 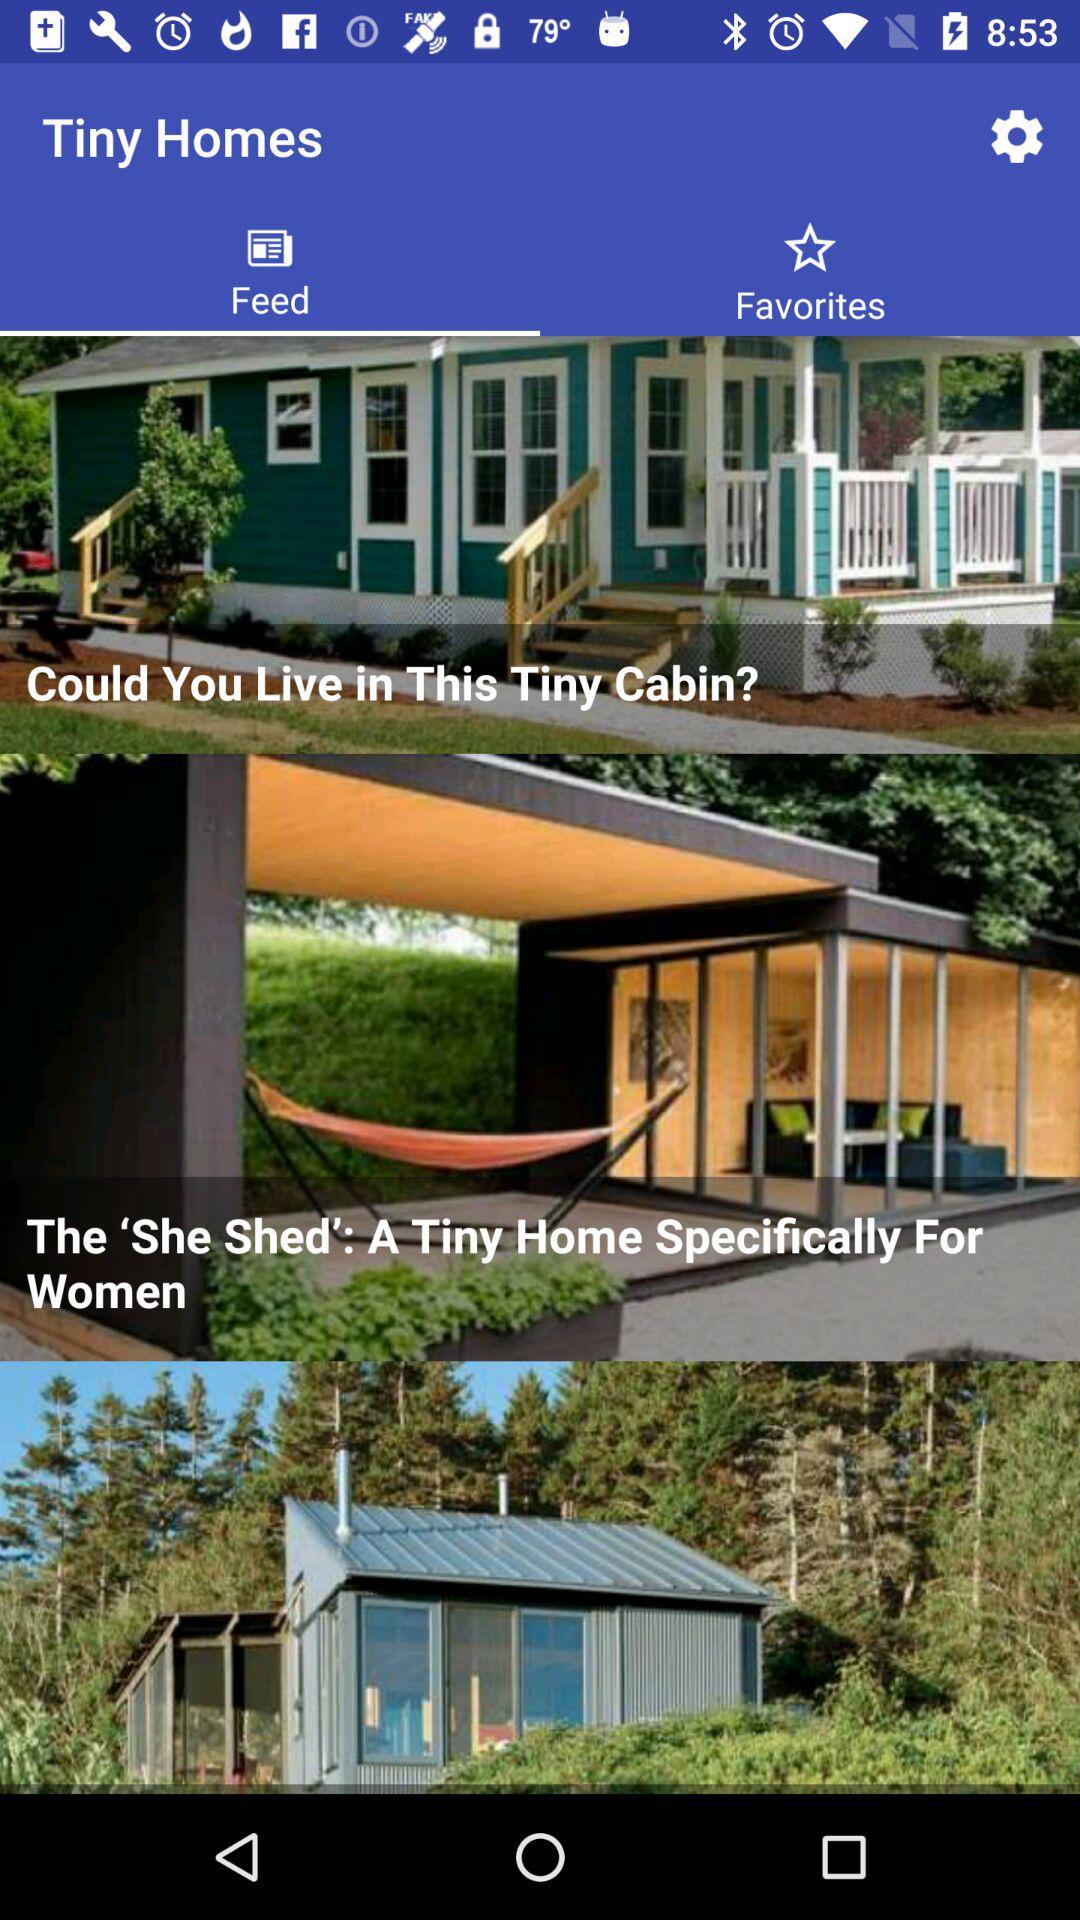 I want to click on item to the right of tiny homes, so click(x=1017, y=135).